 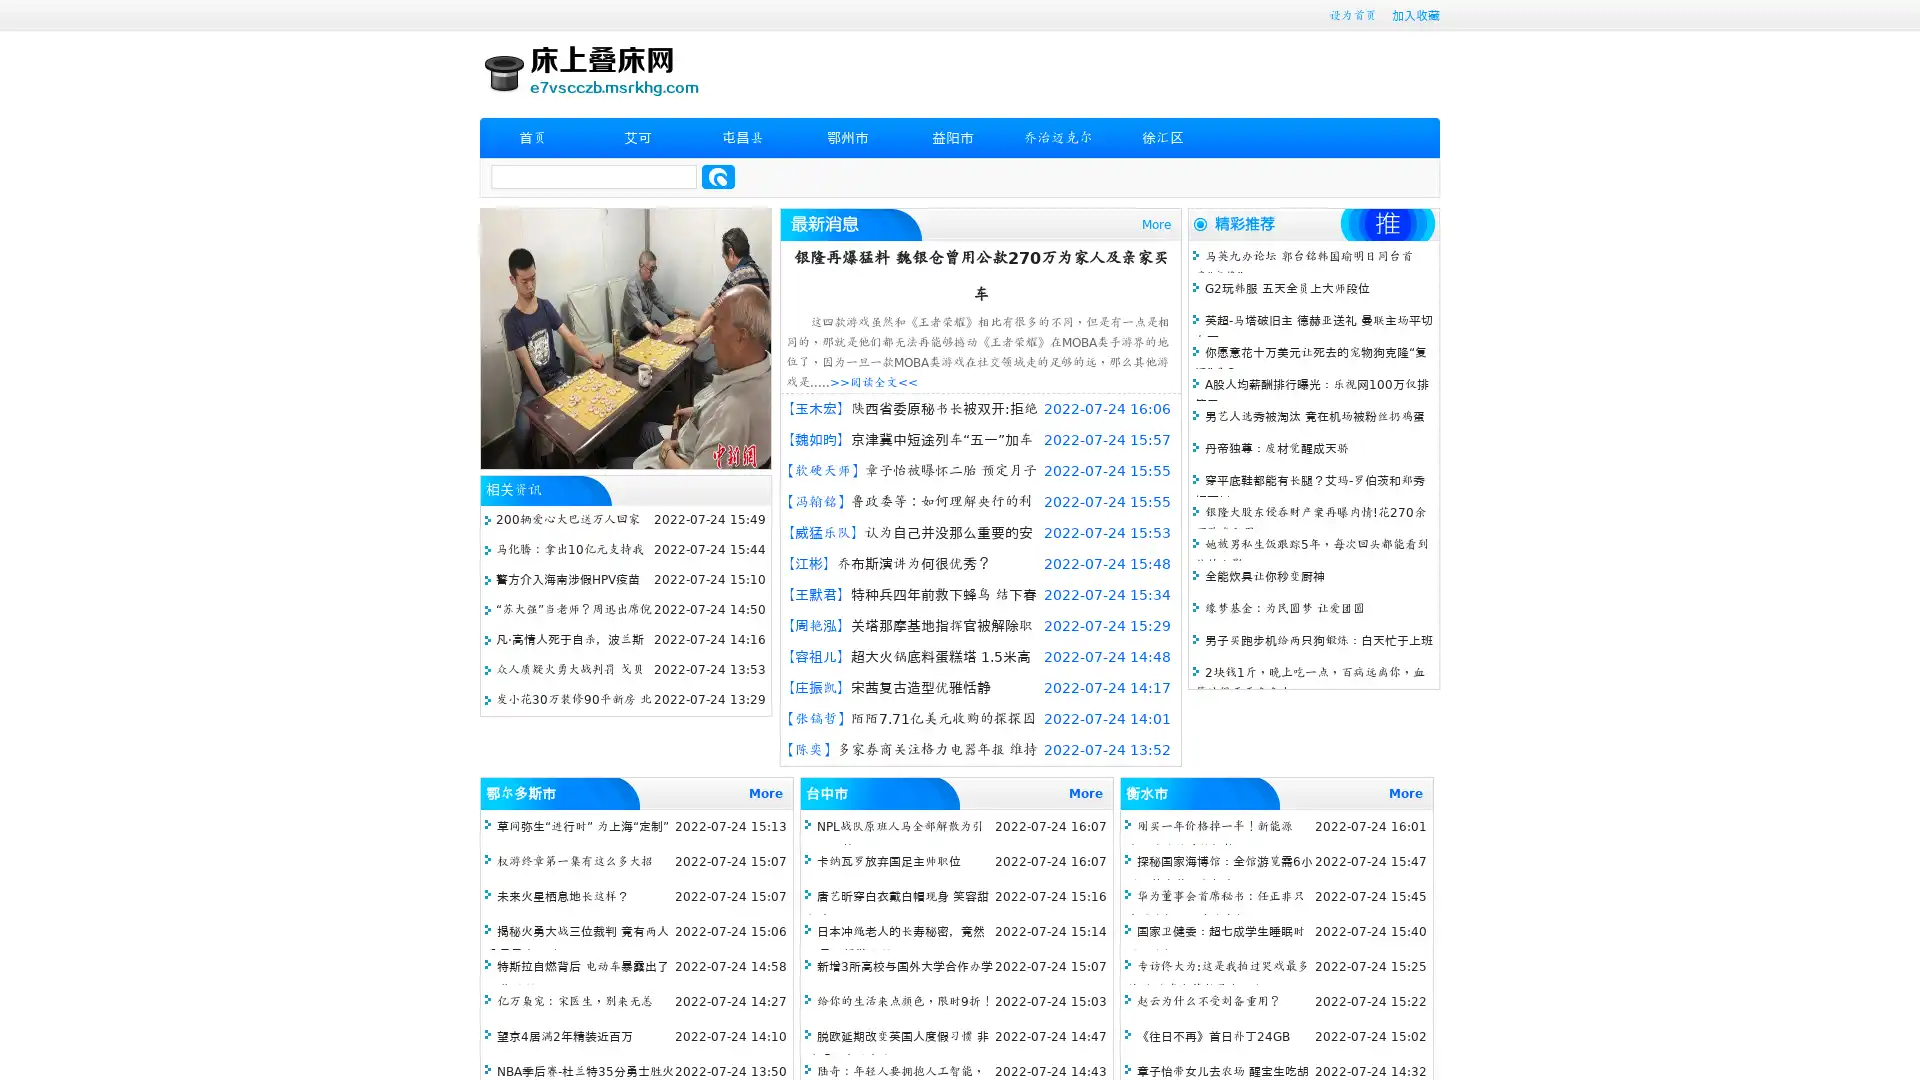 I want to click on Search, so click(x=718, y=176).